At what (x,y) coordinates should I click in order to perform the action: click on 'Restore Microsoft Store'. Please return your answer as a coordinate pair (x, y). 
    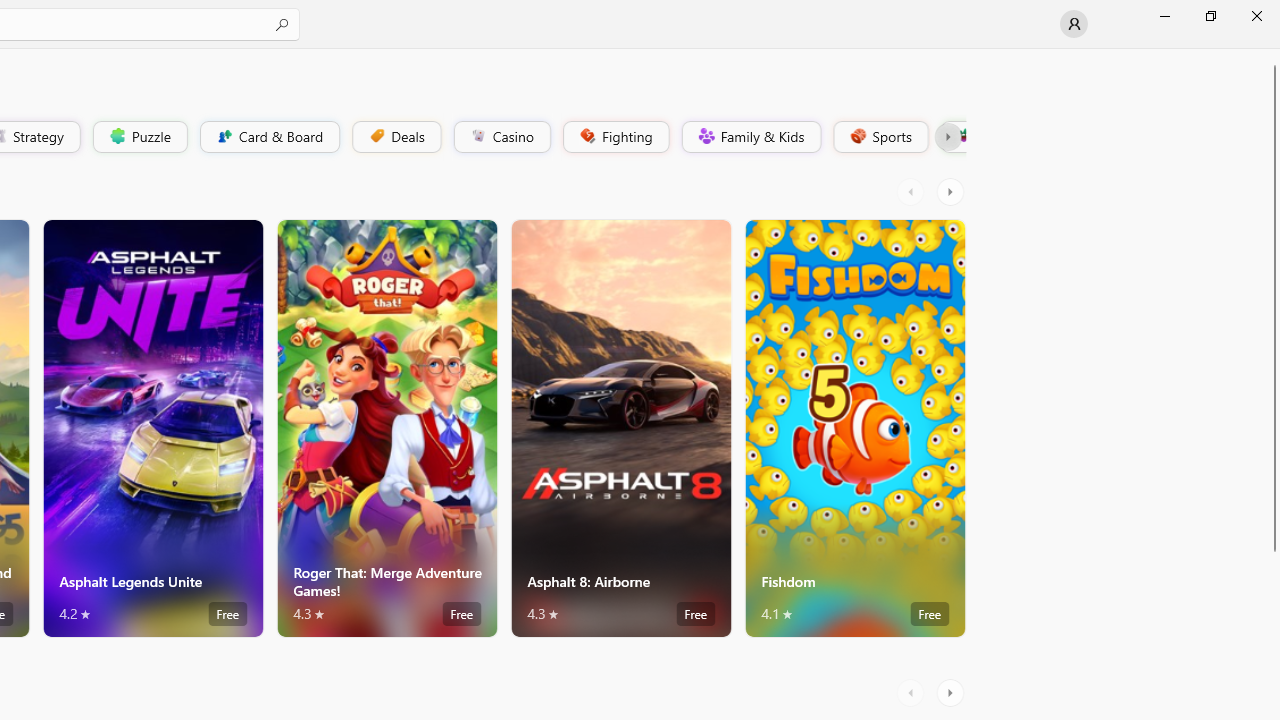
    Looking at the image, I should click on (1209, 15).